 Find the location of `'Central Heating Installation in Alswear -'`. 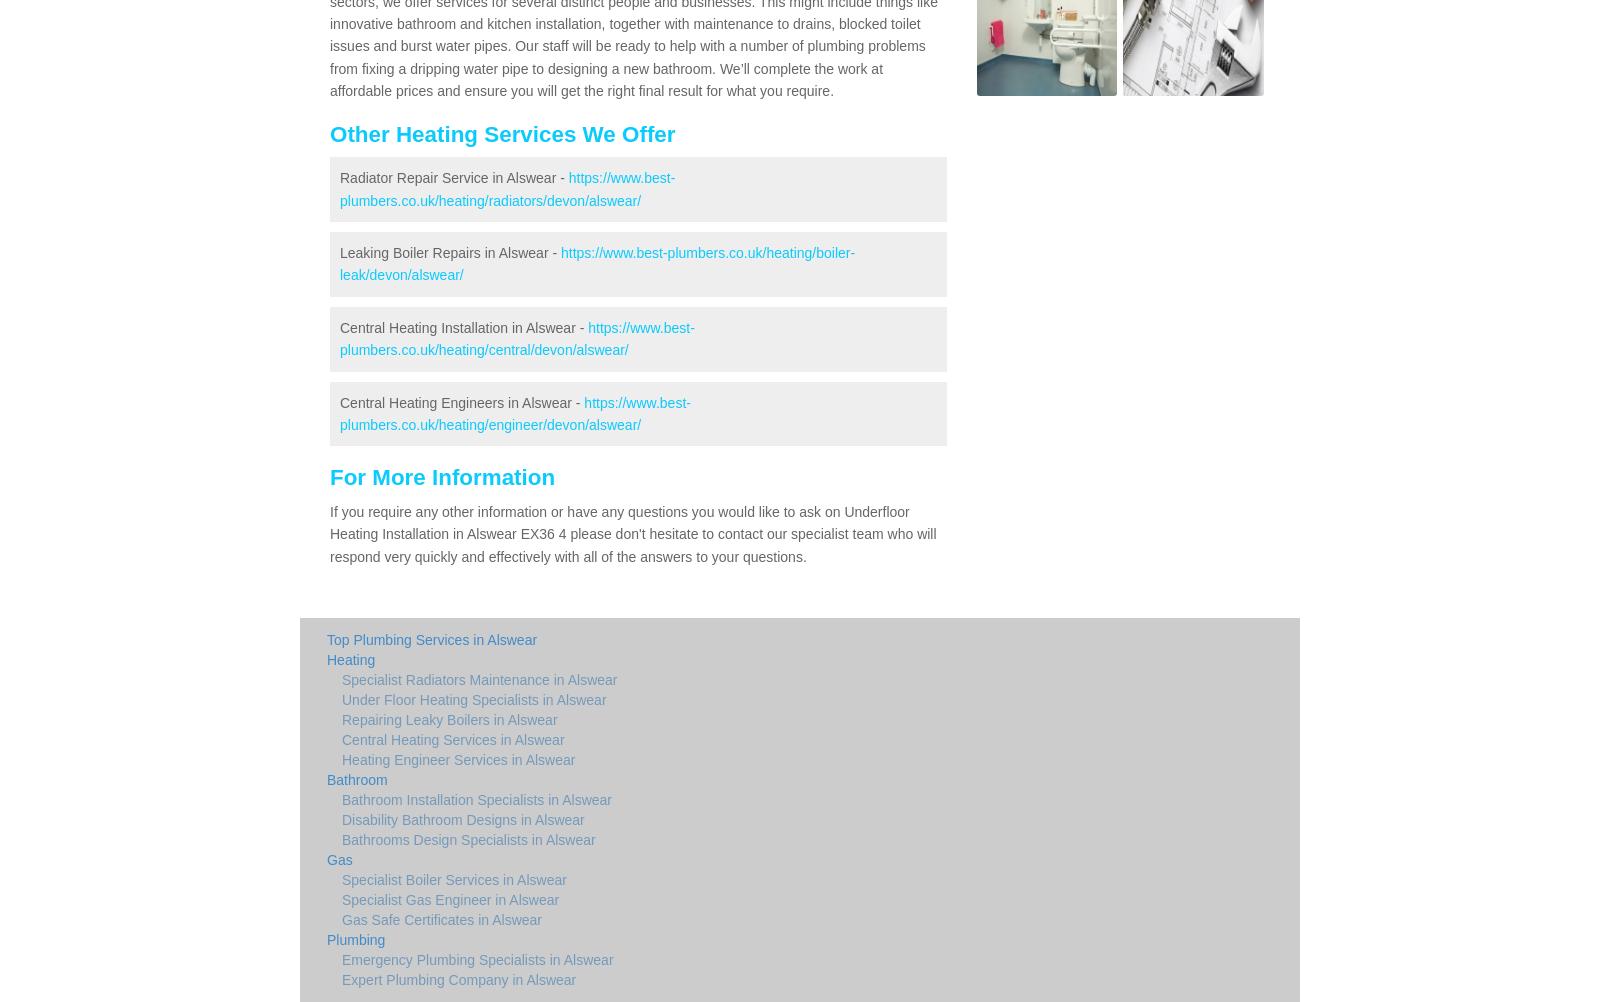

'Central Heating Installation in Alswear -' is located at coordinates (462, 325).